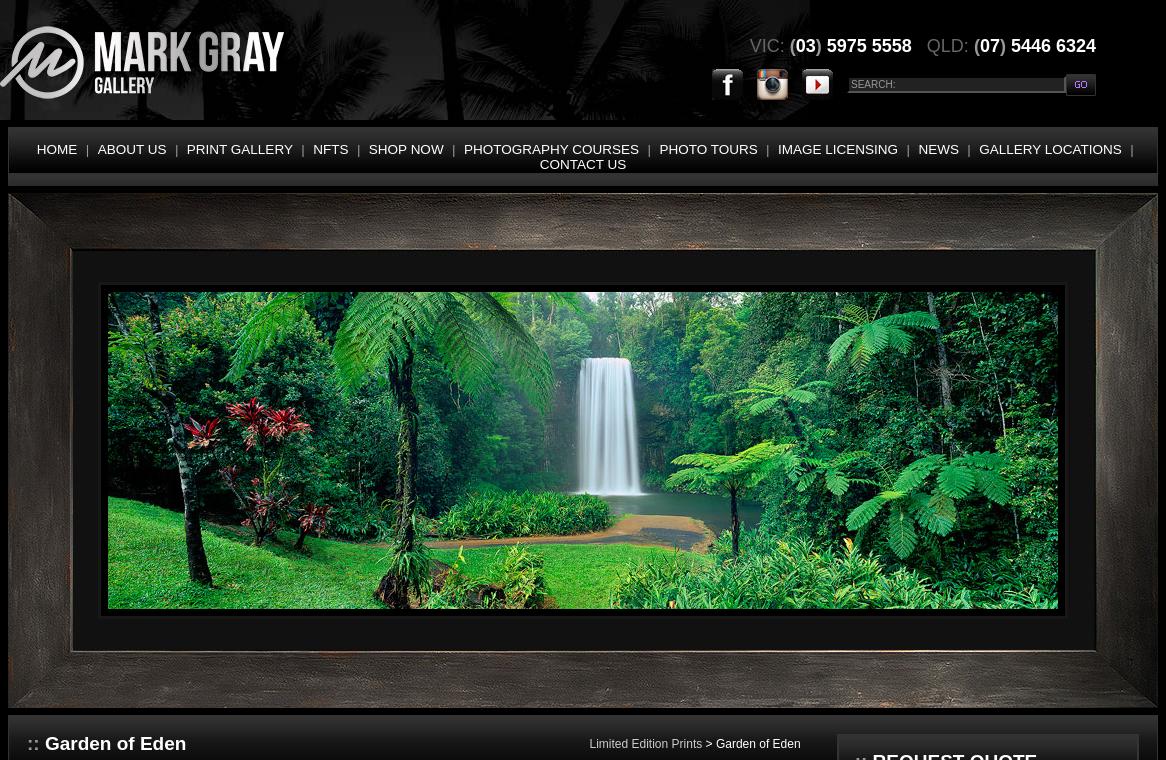  Describe the element at coordinates (1050, 44) in the screenshot. I see `'5446 6324'` at that location.